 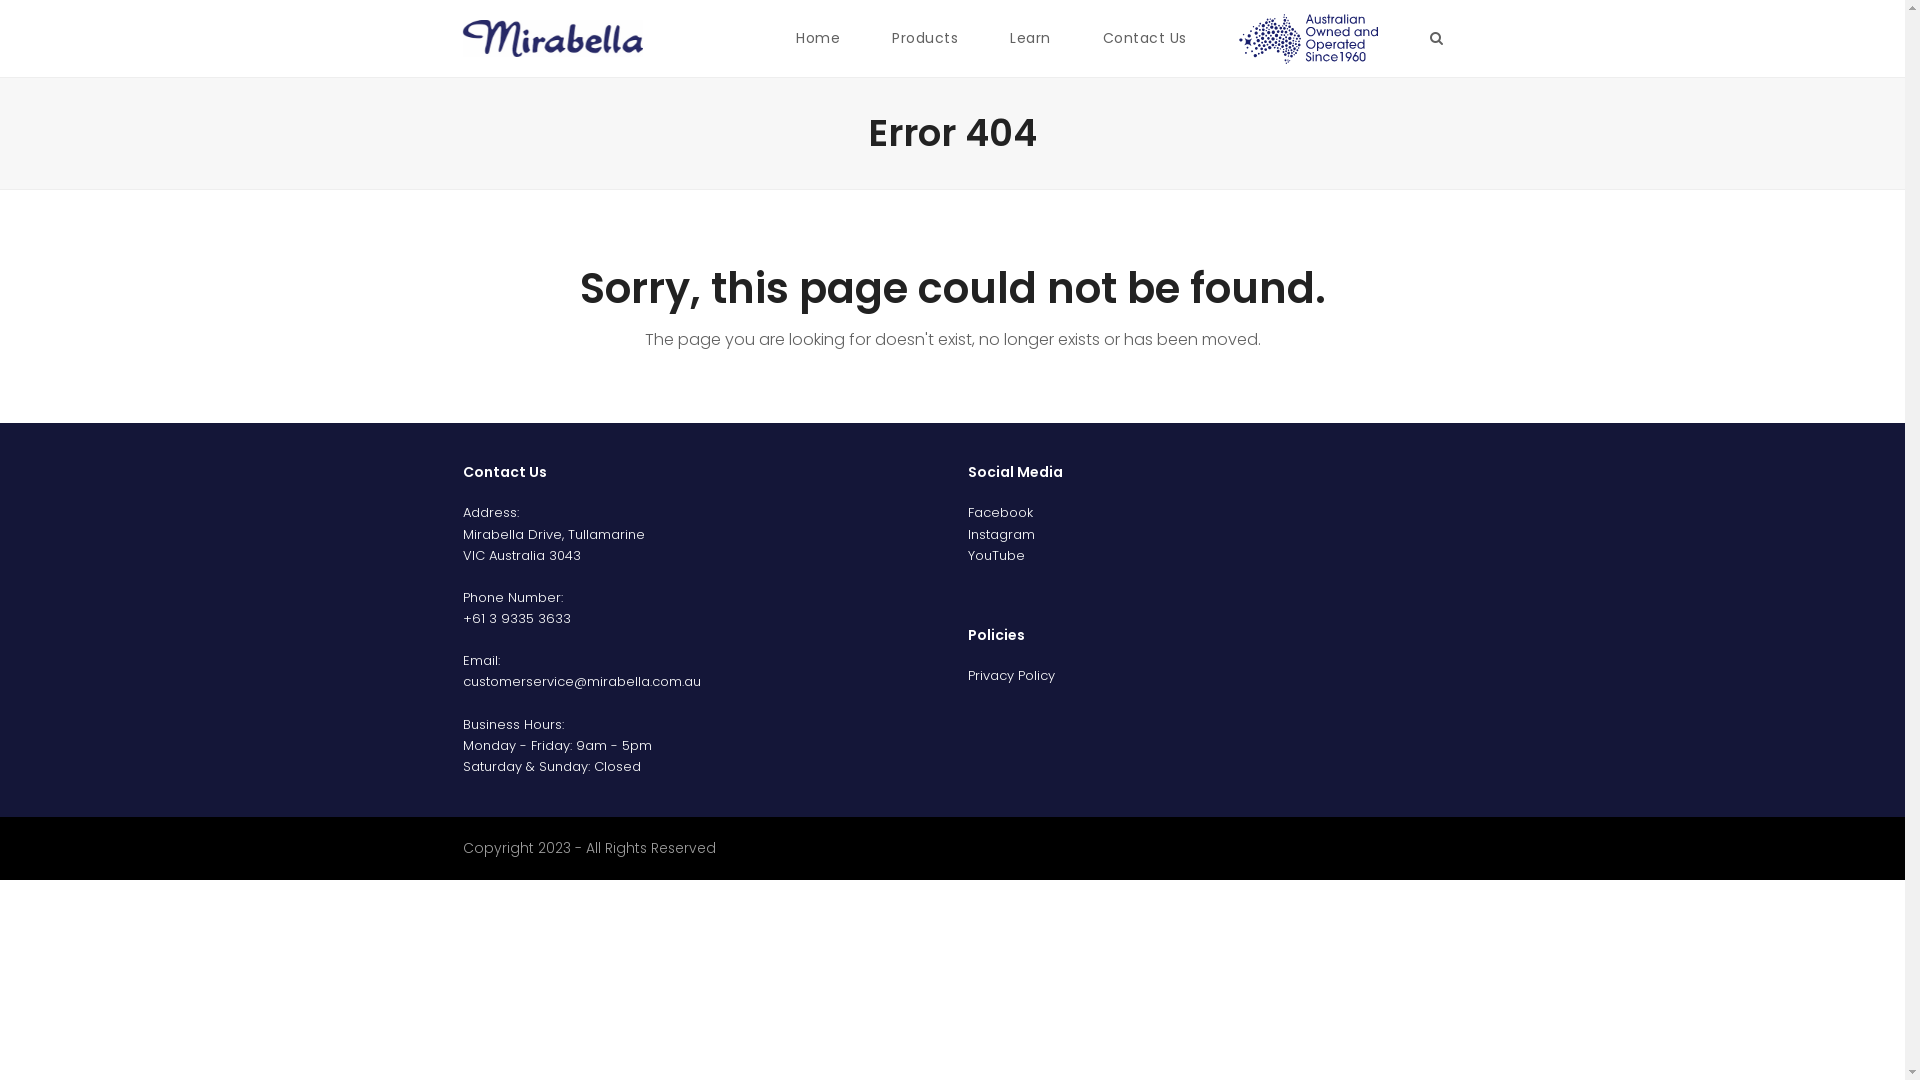 What do you see at coordinates (1145, 38) in the screenshot?
I see `'Contact Us'` at bounding box center [1145, 38].